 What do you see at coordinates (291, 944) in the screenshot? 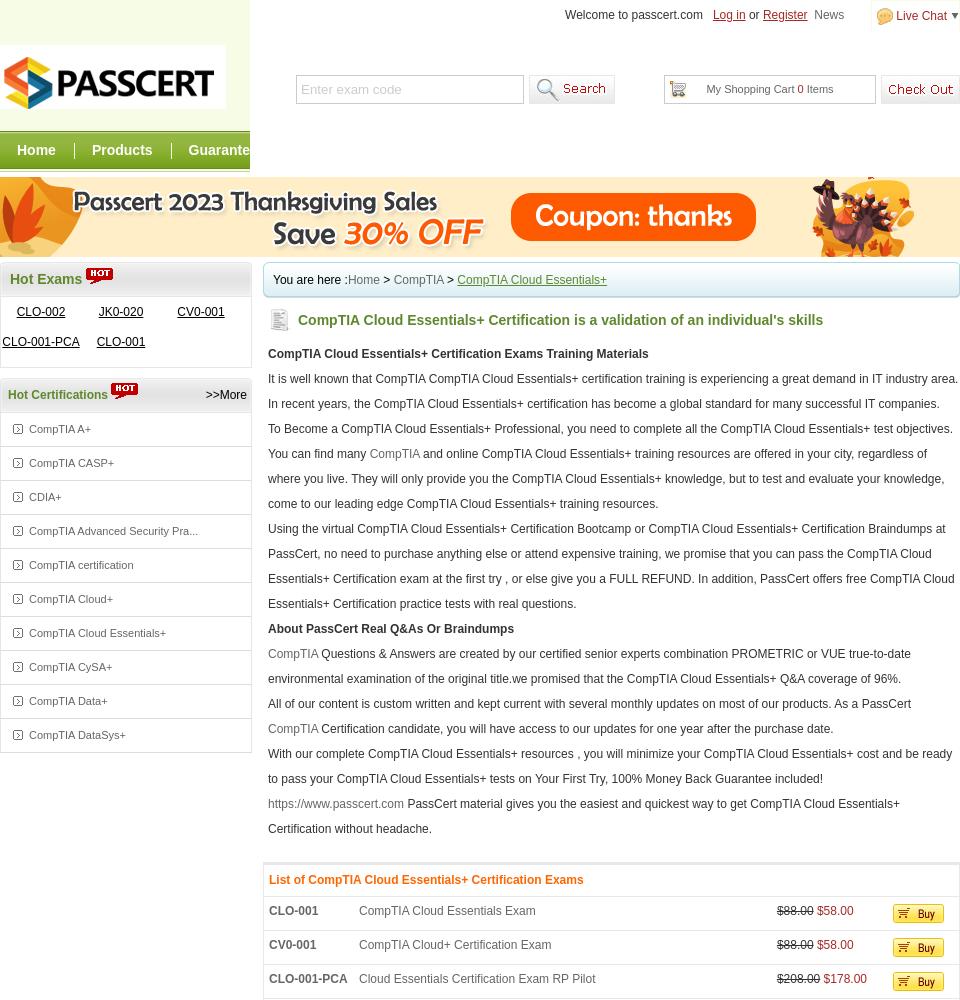
I see `'CV0-001'` at bounding box center [291, 944].